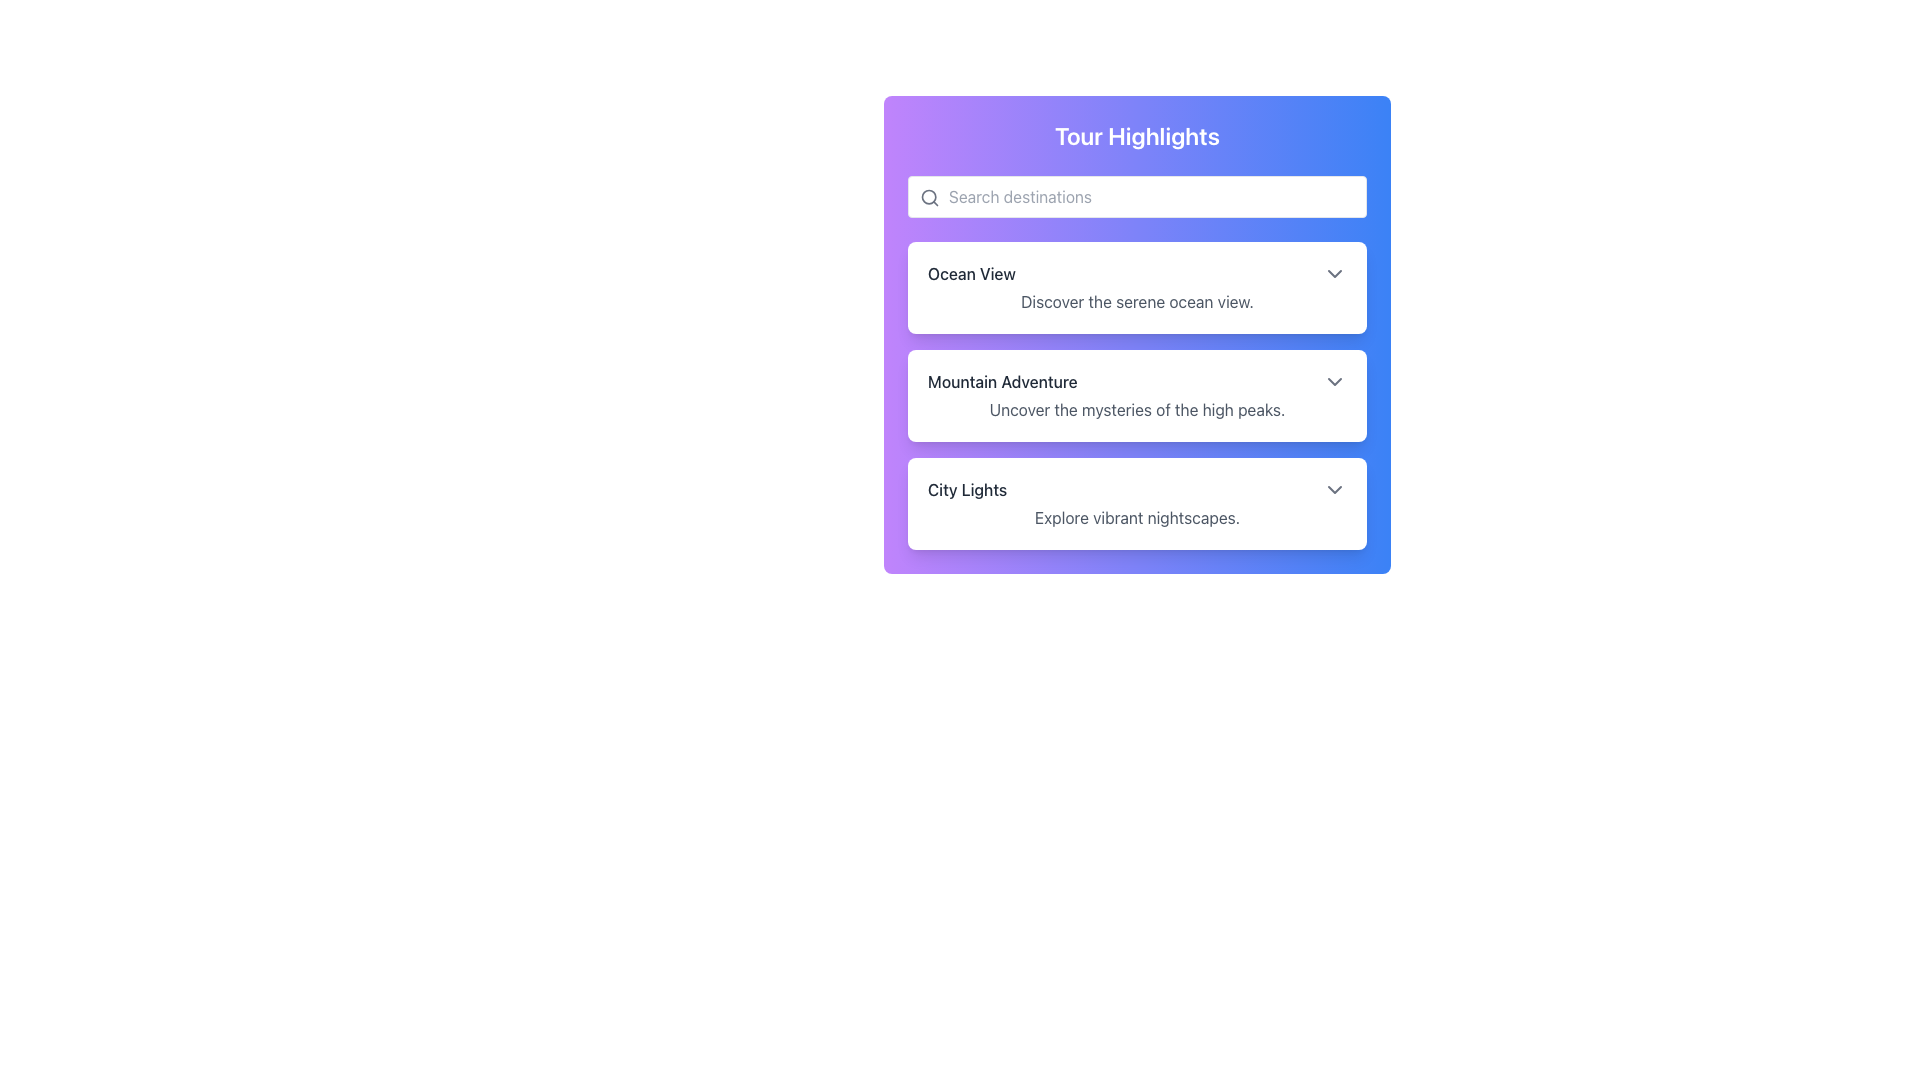 Image resolution: width=1920 pixels, height=1080 pixels. Describe the element at coordinates (928, 197) in the screenshot. I see `the SVG Circle element that represents the circular lens of the search icon, located within the search bar to the left of the text input area` at that location.